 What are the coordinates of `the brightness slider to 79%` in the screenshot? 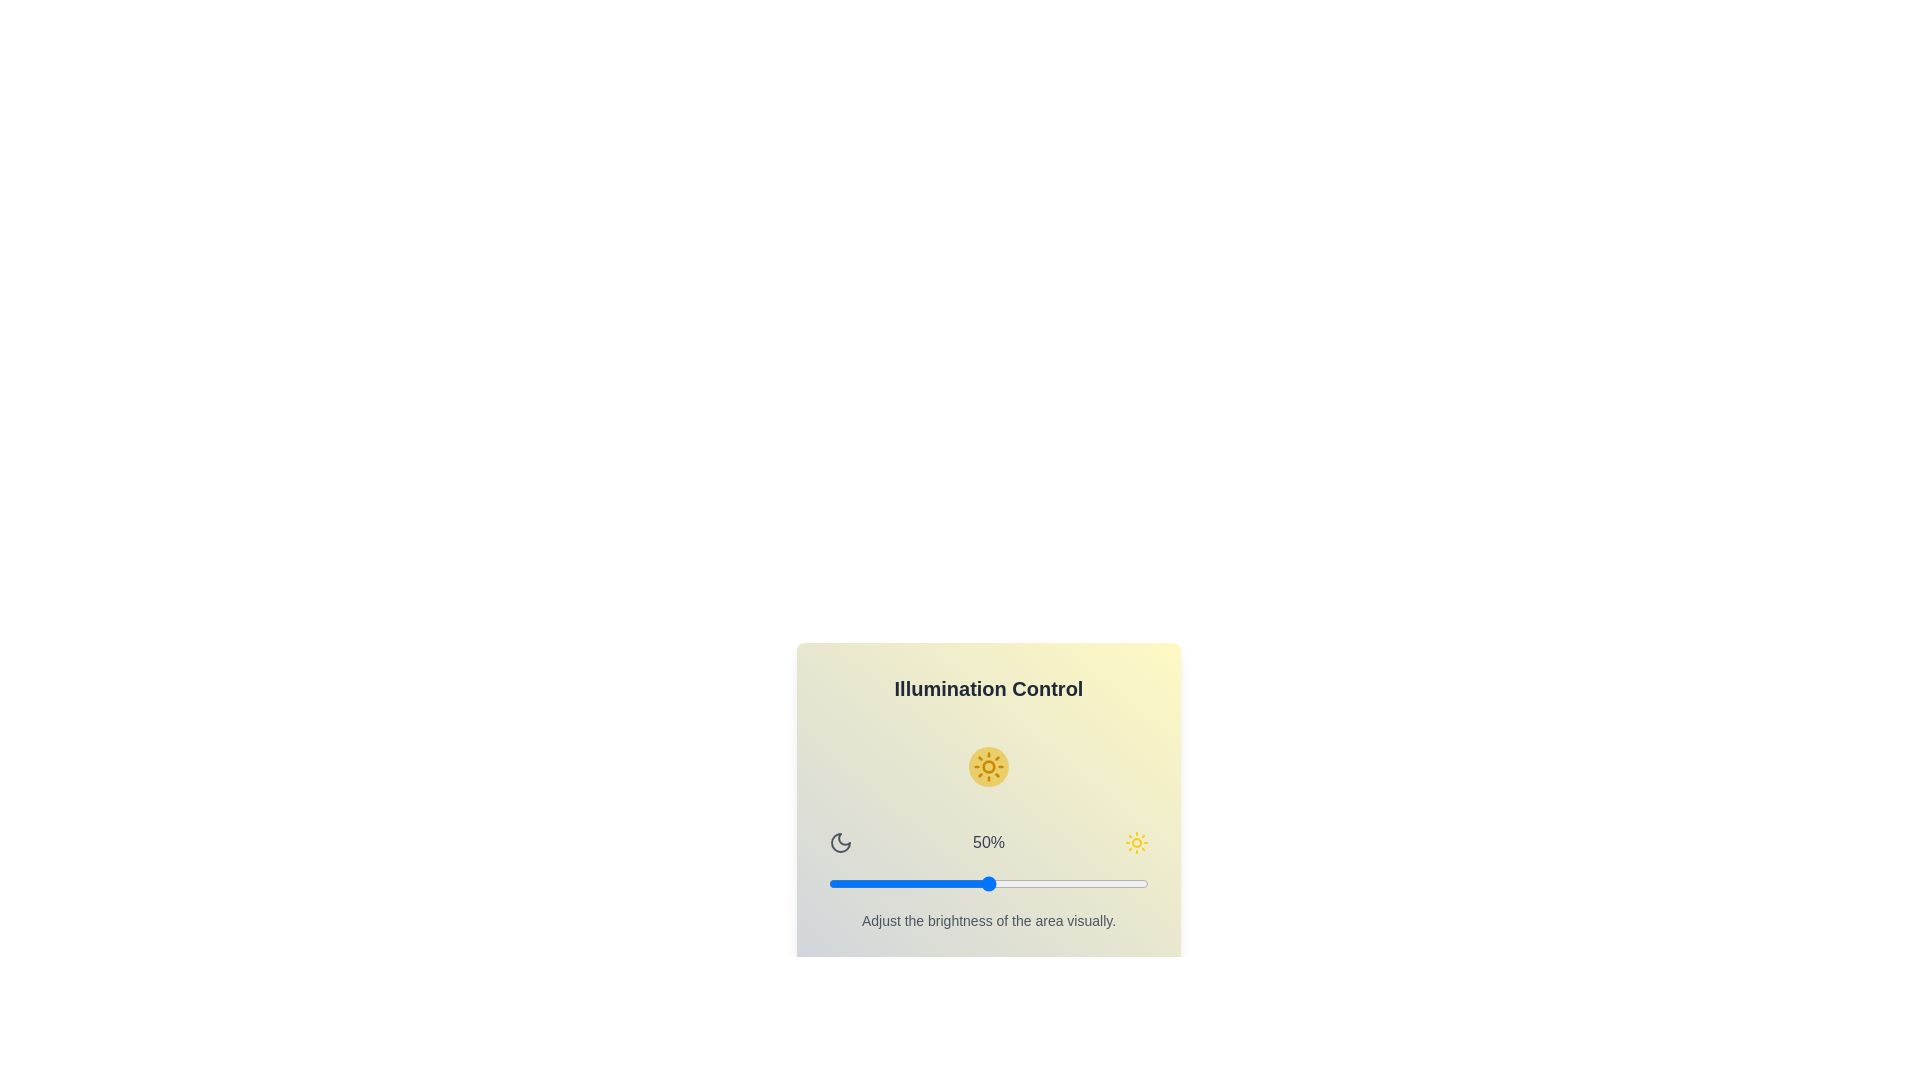 It's located at (1080, 882).